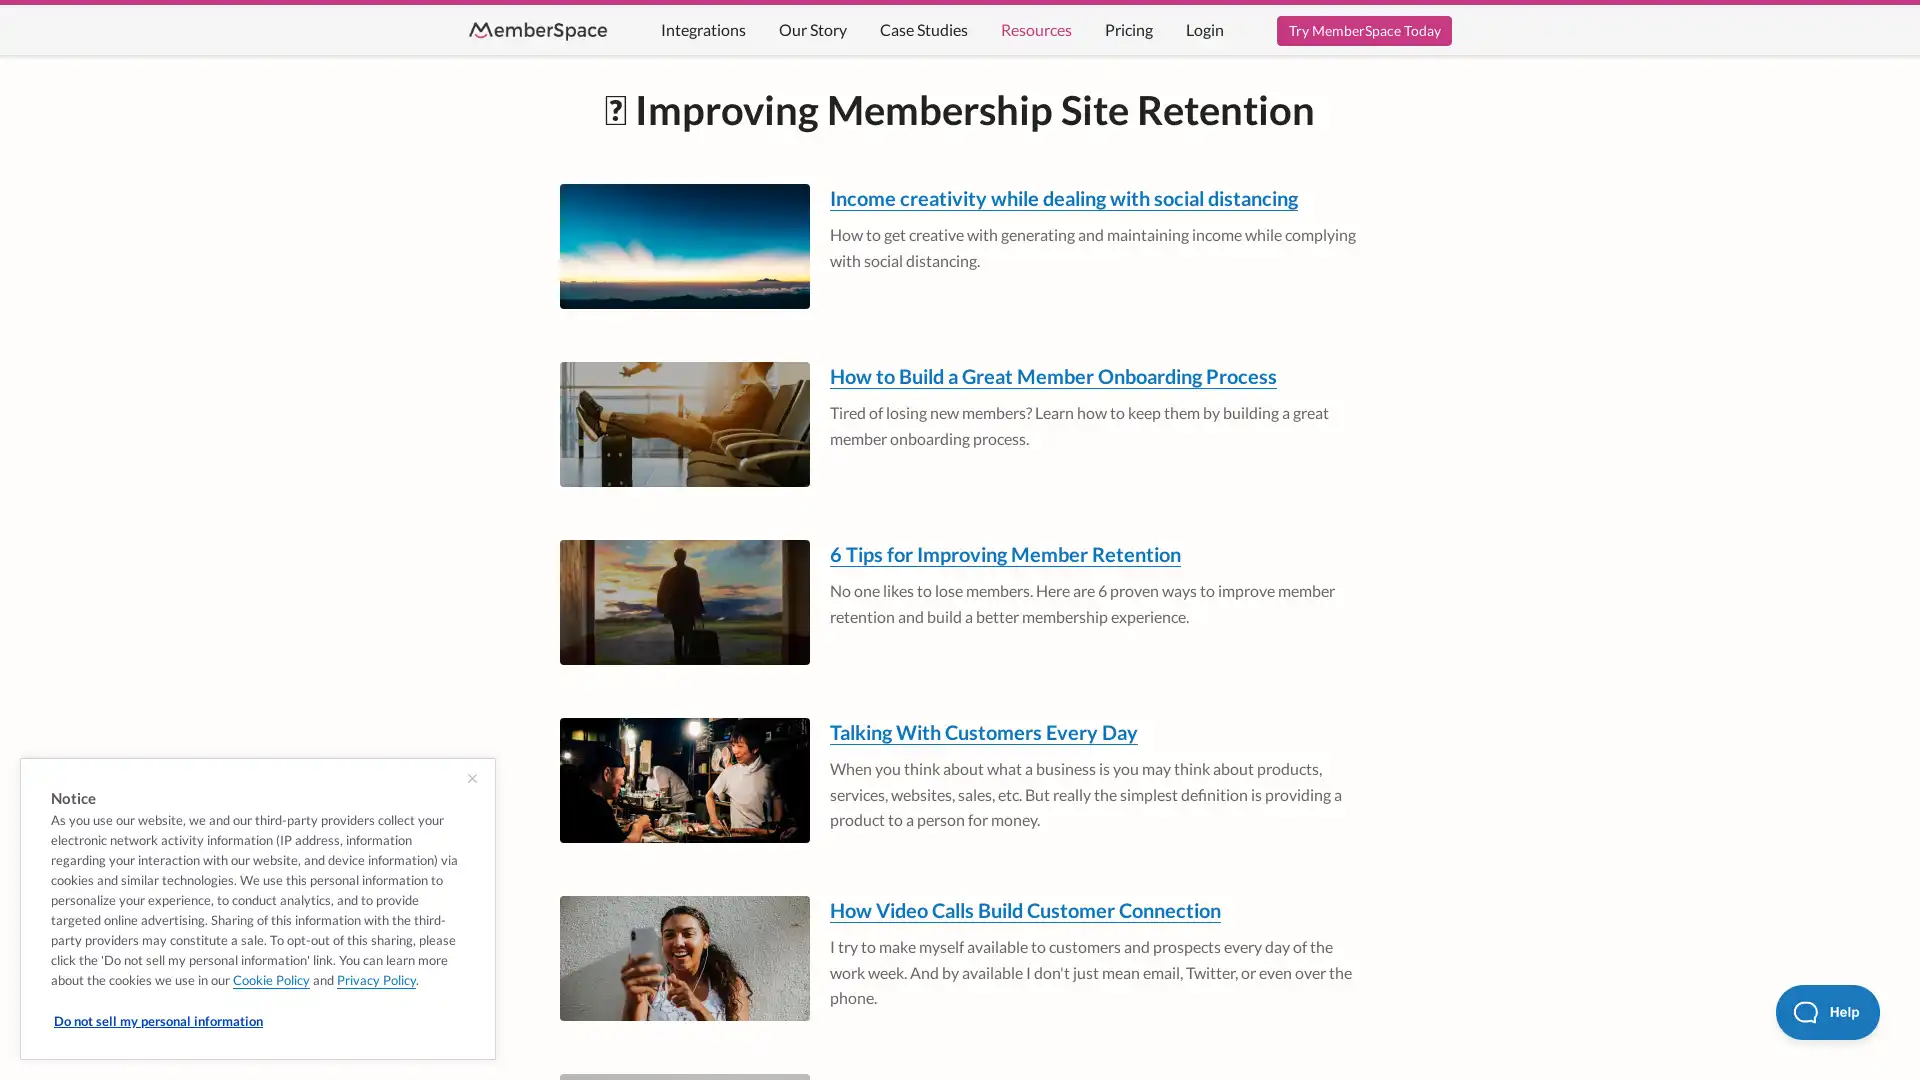 The width and height of the screenshot is (1920, 1080). I want to click on consent-close-icon, so click(471, 778).